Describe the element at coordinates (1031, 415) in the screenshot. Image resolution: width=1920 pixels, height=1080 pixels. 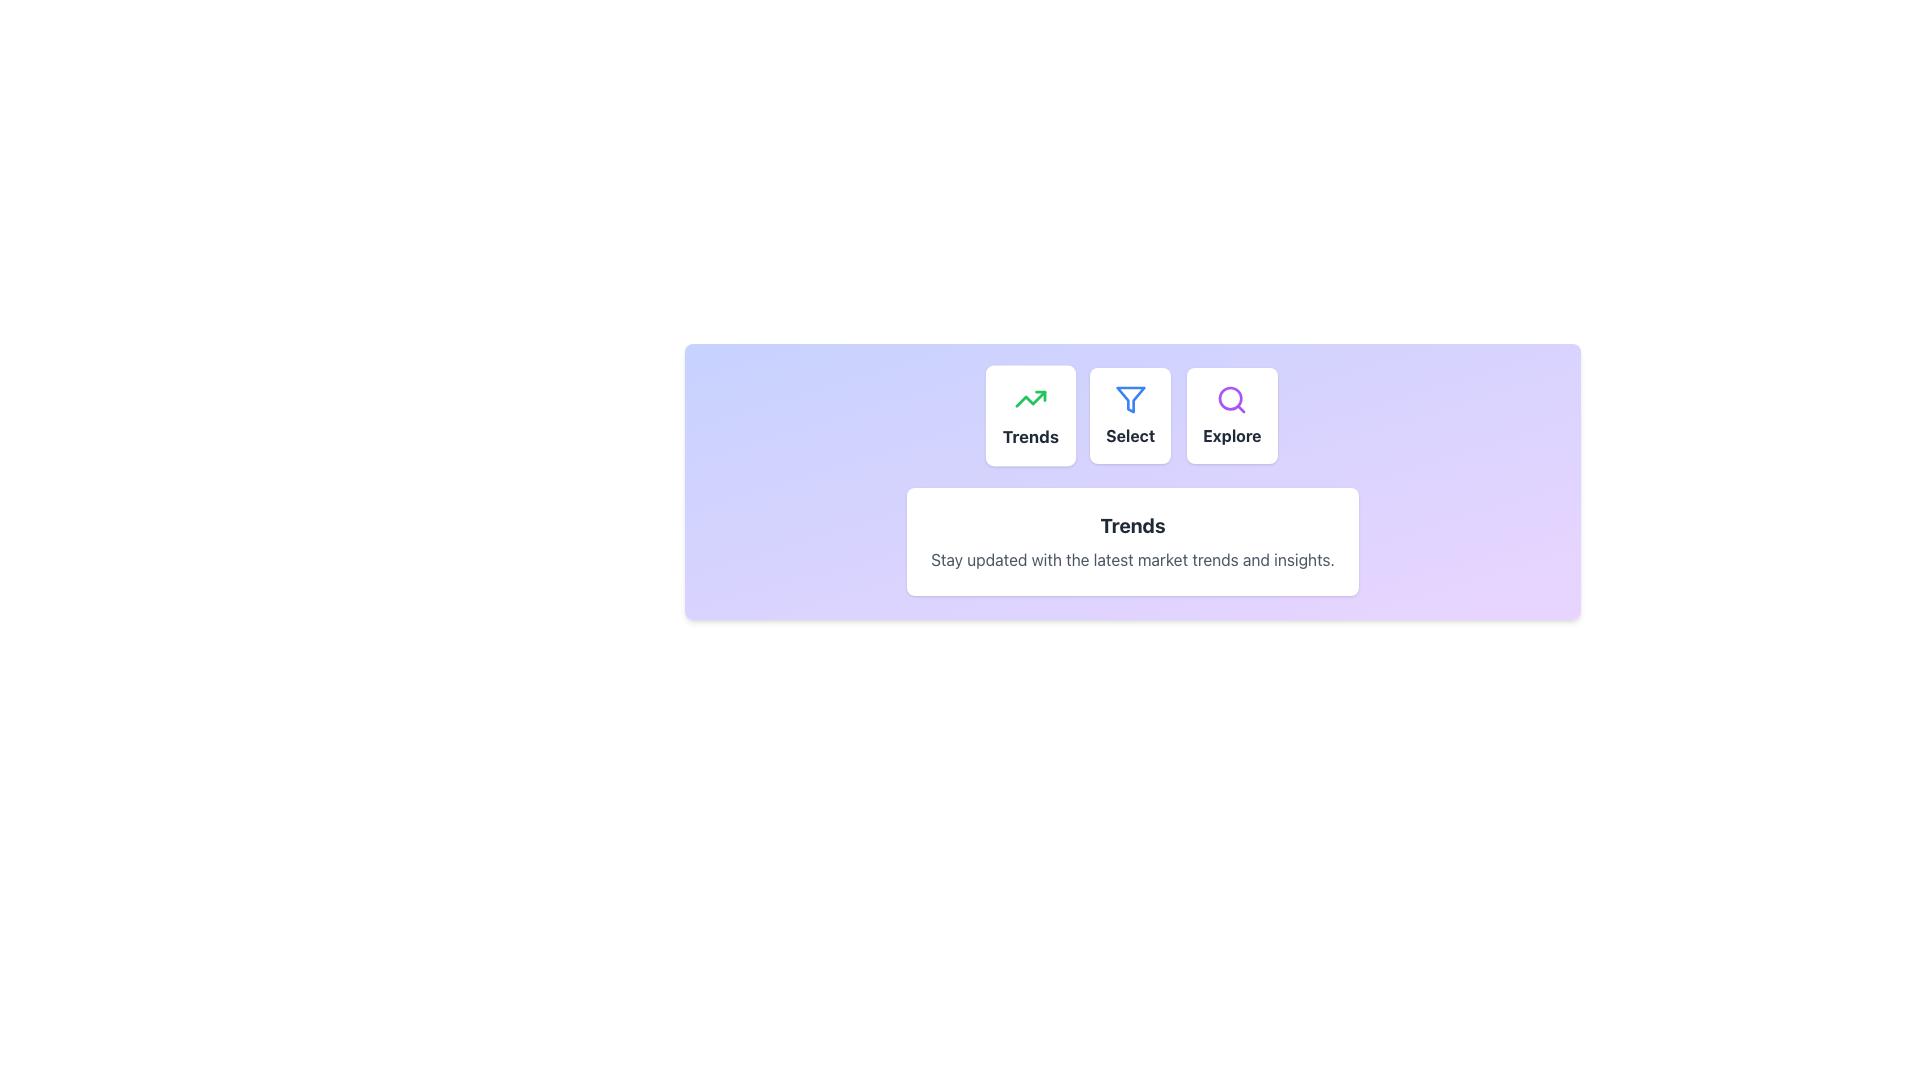
I see `the first button in a group of three that provides access to market trends information` at that location.